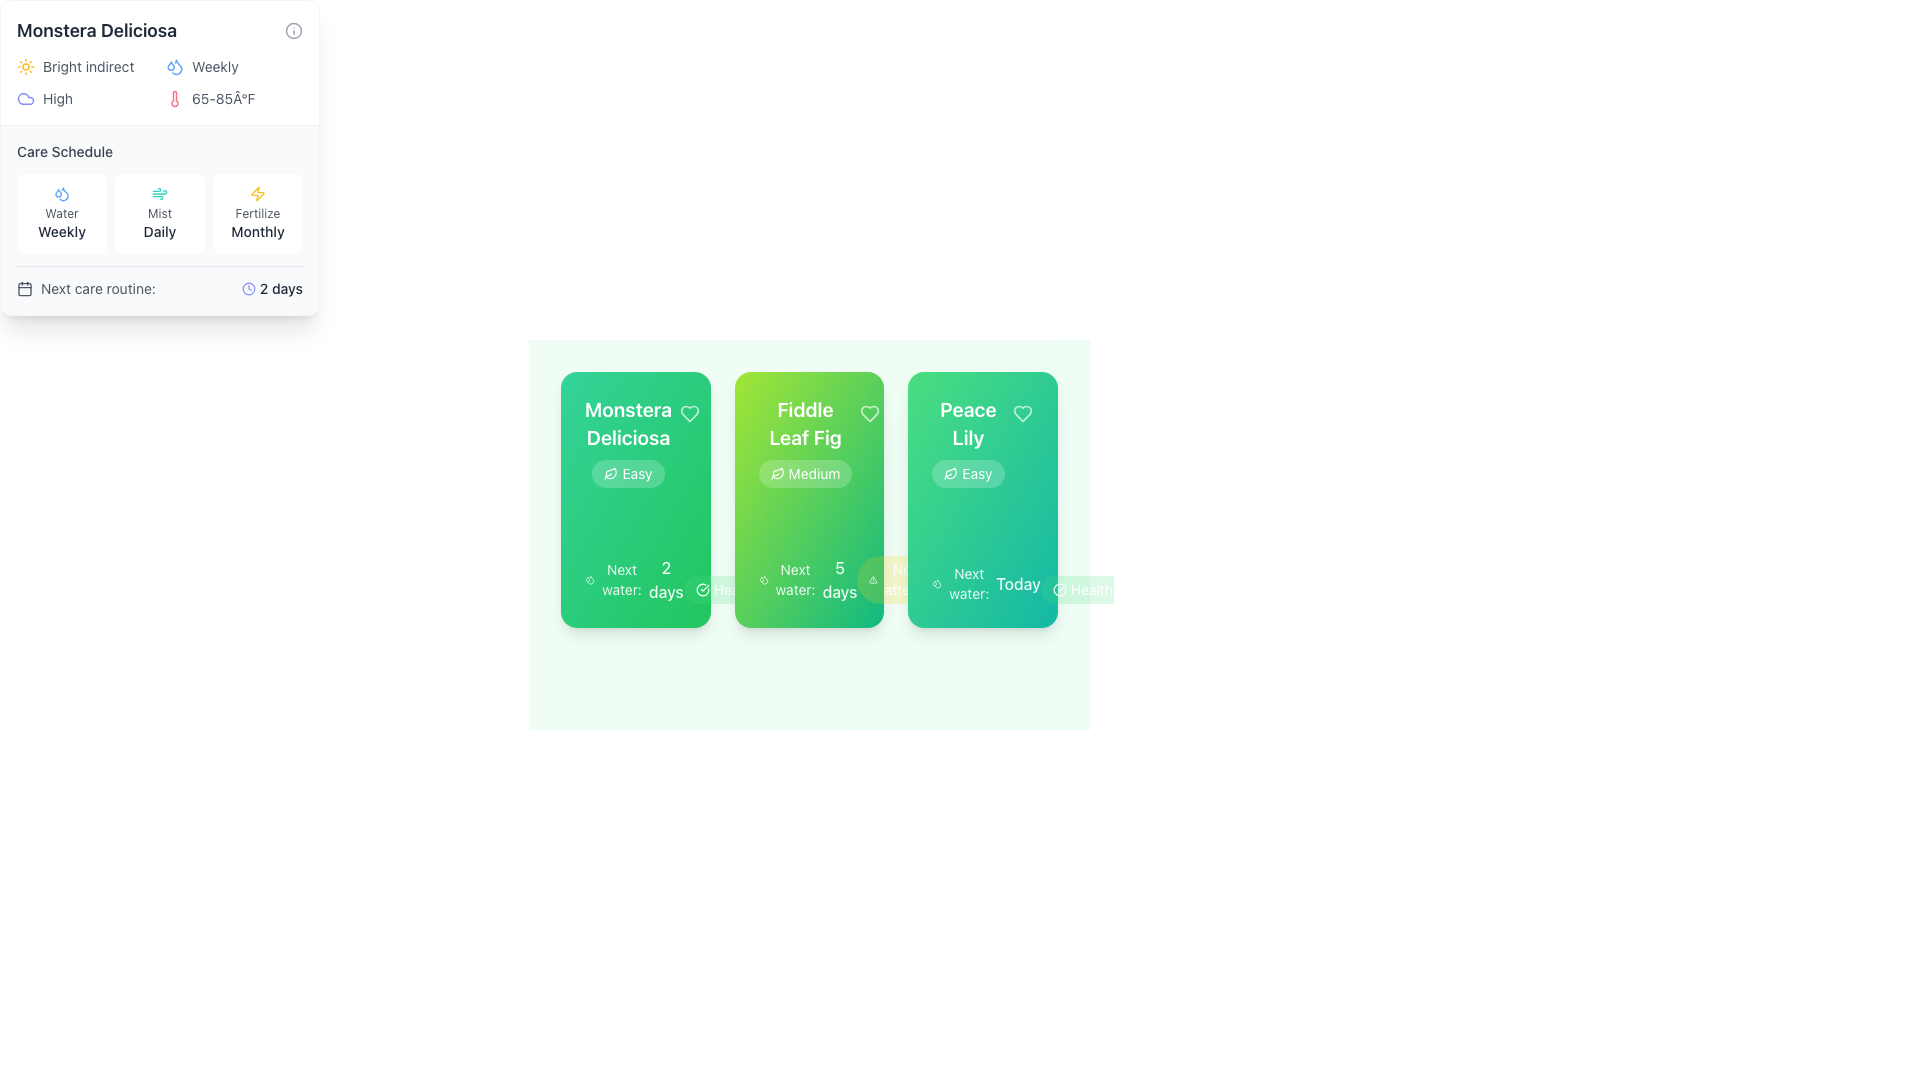 This screenshot has width=1920, height=1080. I want to click on the Information card located in the first column of the grid layout, so click(634, 499).